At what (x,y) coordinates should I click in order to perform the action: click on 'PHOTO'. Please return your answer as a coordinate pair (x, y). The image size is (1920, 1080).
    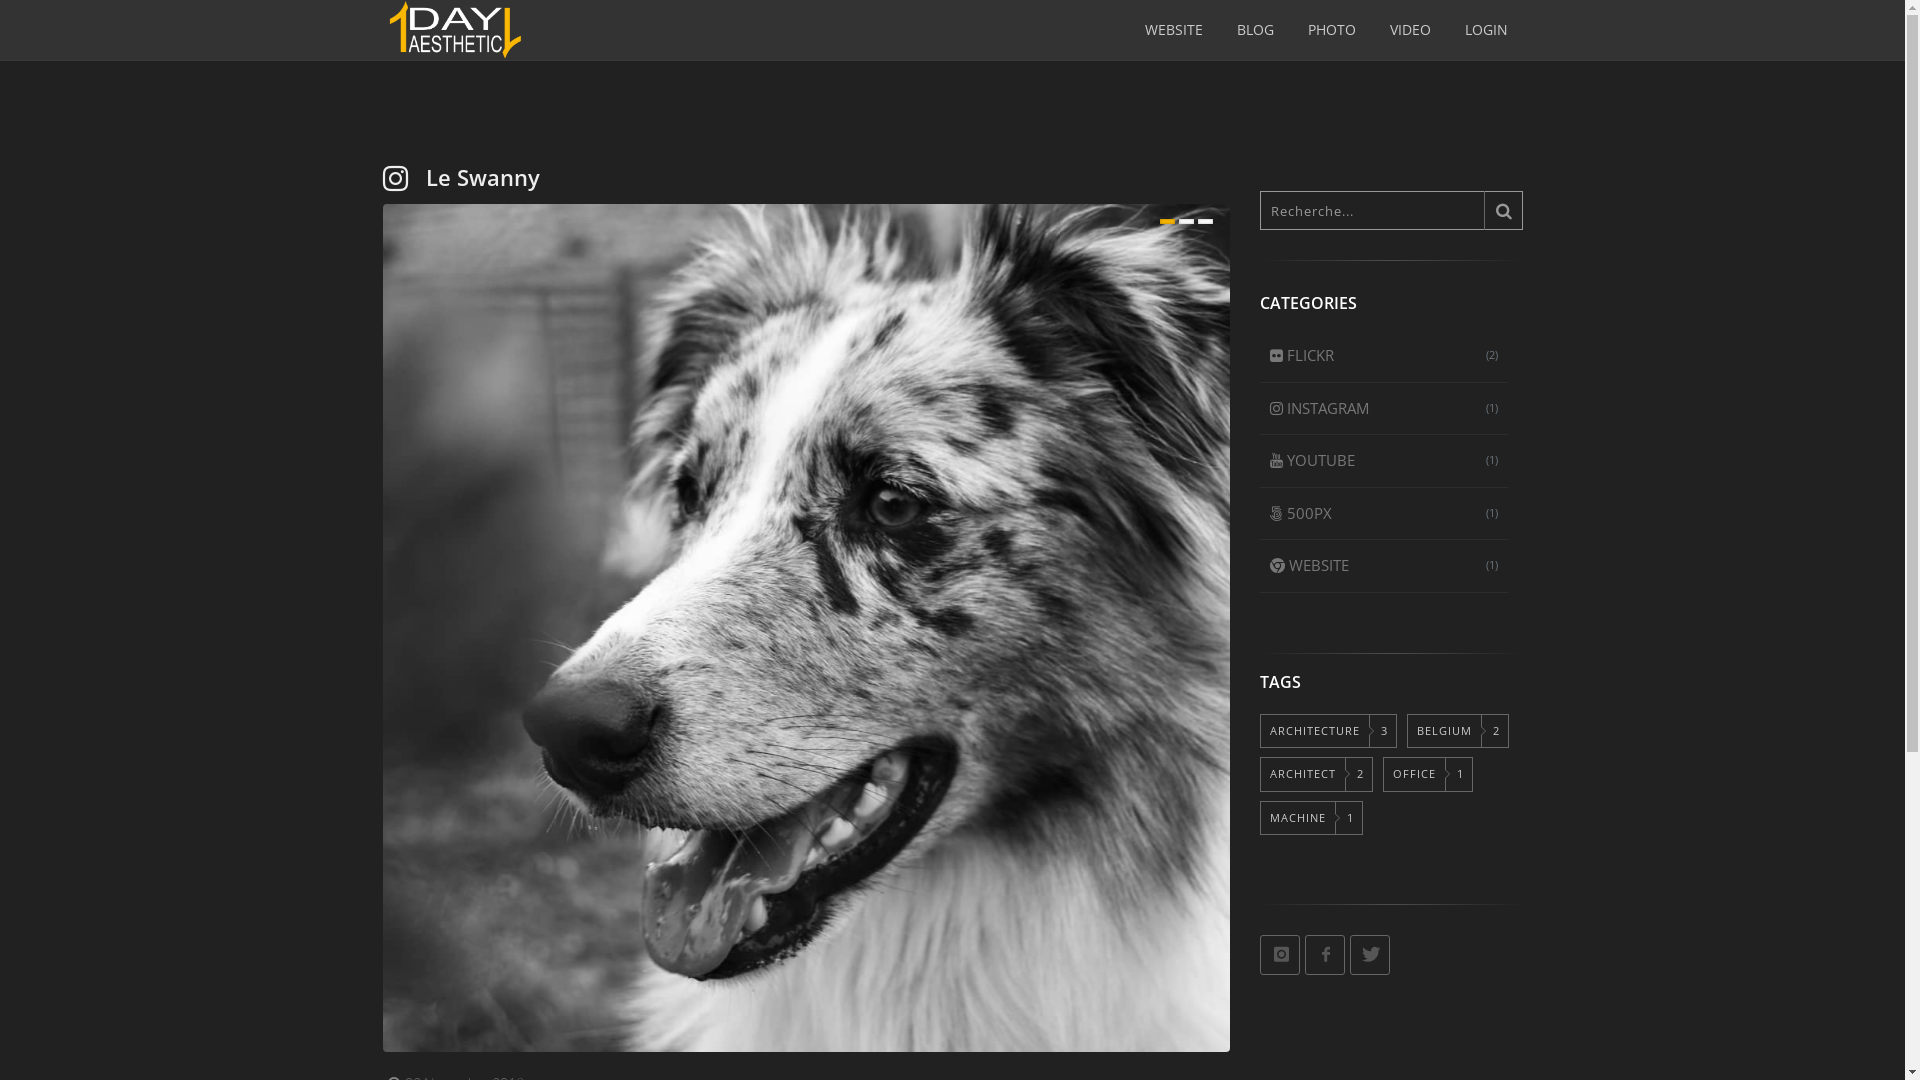
    Looking at the image, I should click on (1330, 30).